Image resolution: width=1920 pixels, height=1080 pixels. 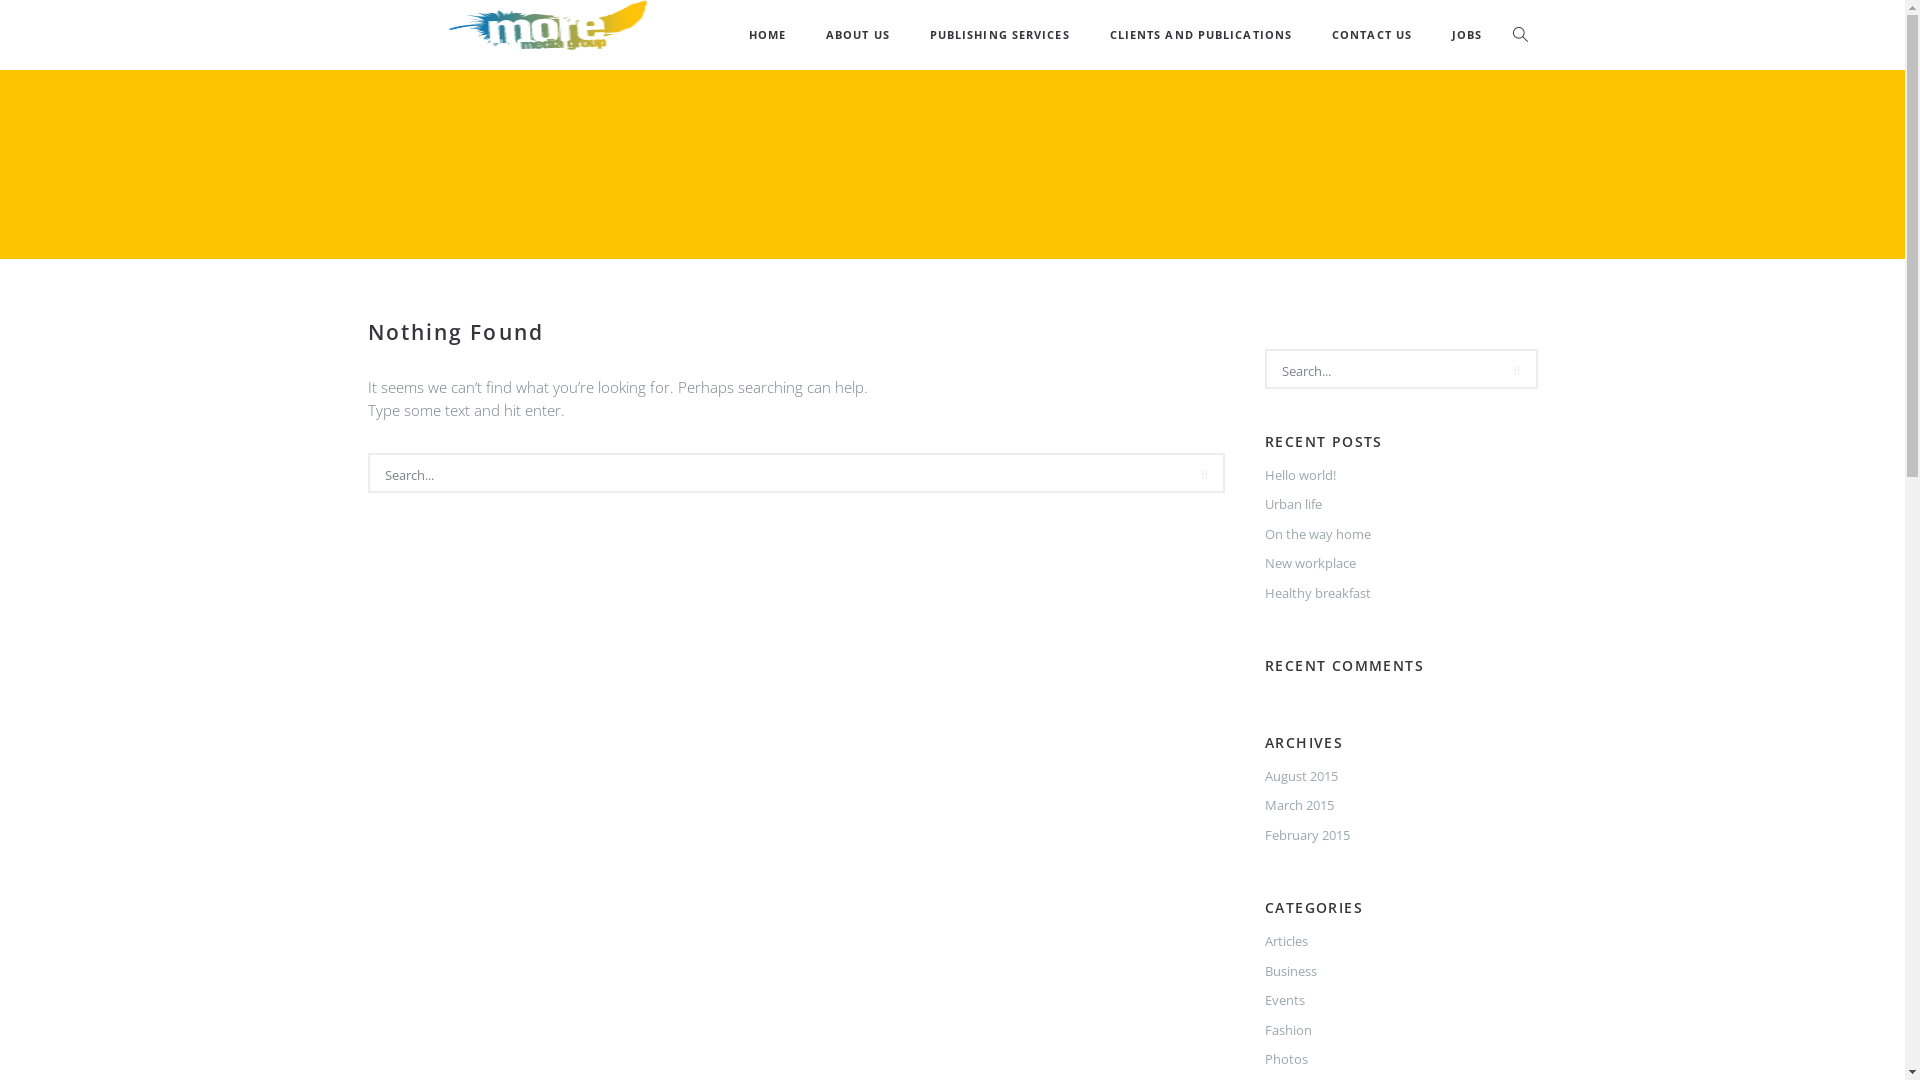 I want to click on 'HOME', so click(x=766, y=34).